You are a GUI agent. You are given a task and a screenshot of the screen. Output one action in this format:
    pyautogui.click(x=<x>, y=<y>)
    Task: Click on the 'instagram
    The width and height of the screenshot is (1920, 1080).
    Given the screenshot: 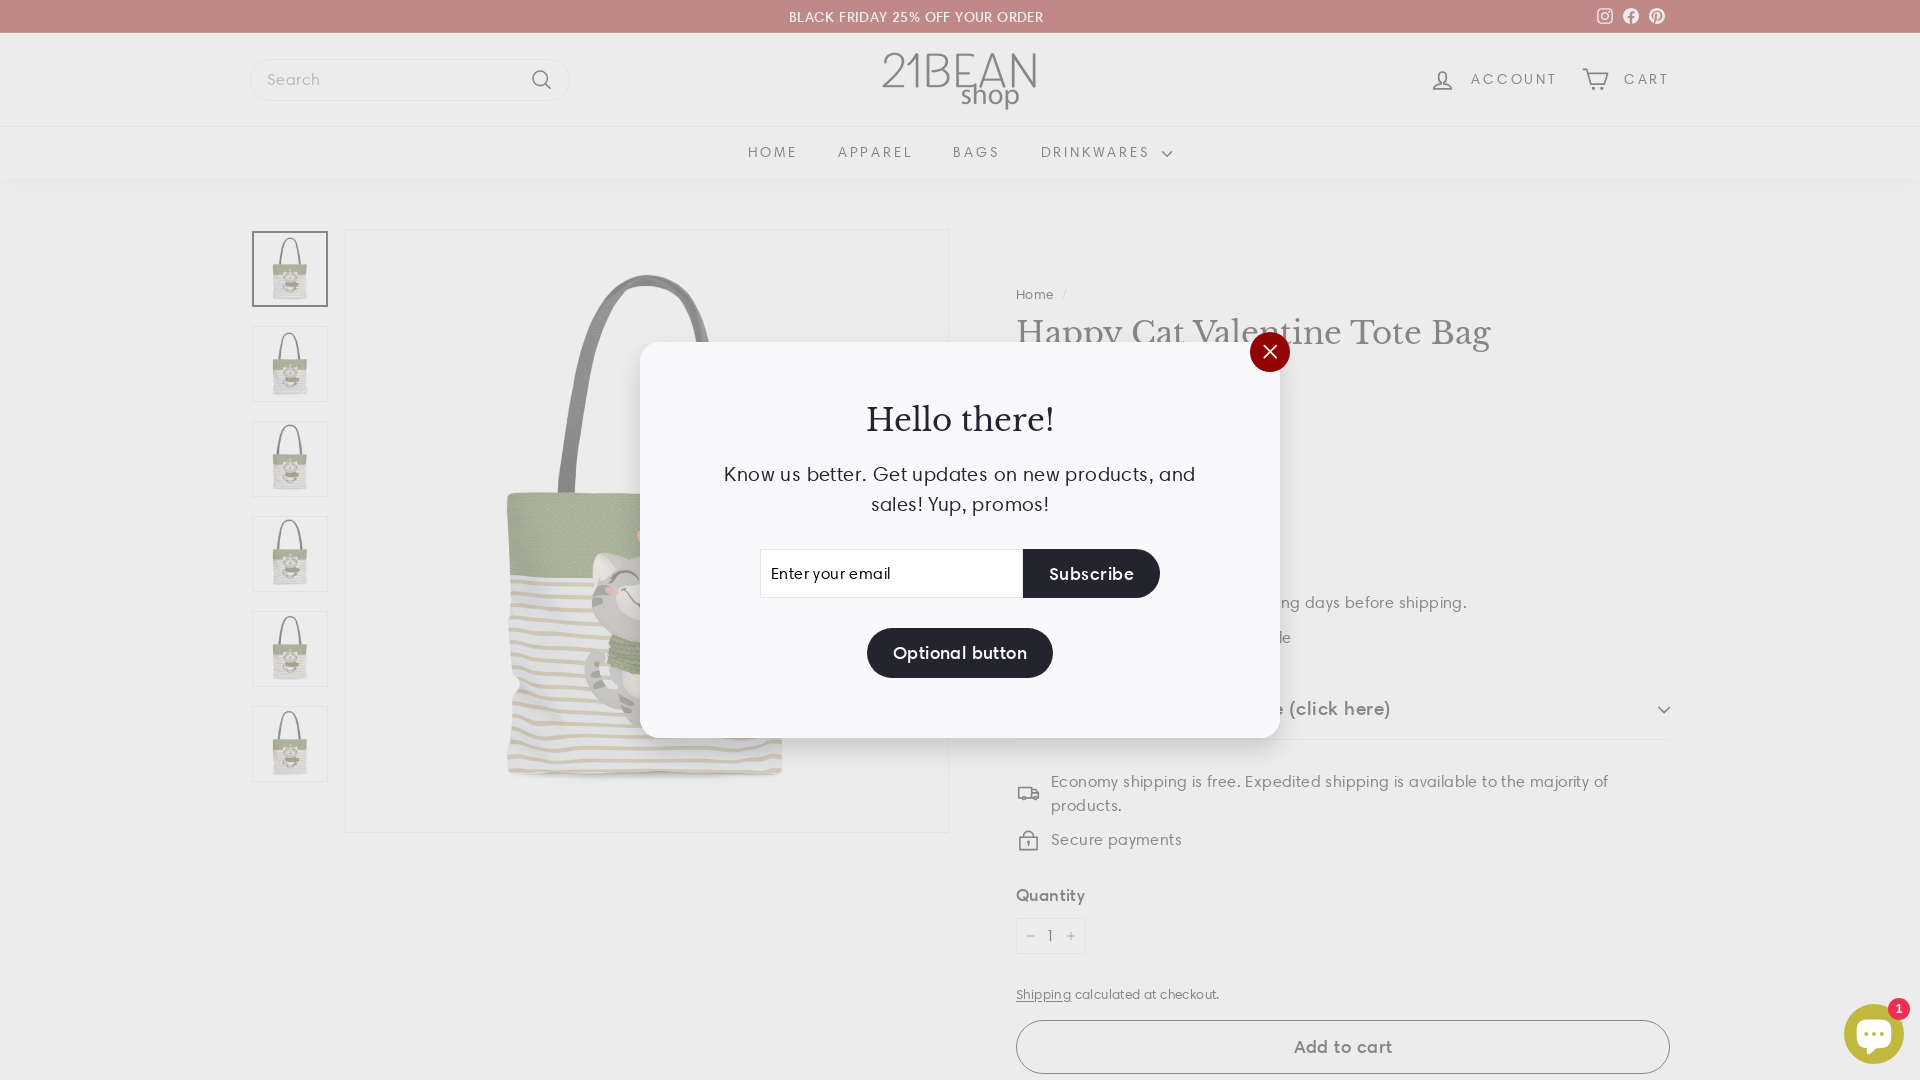 What is the action you would take?
    pyautogui.click(x=1604, y=15)
    